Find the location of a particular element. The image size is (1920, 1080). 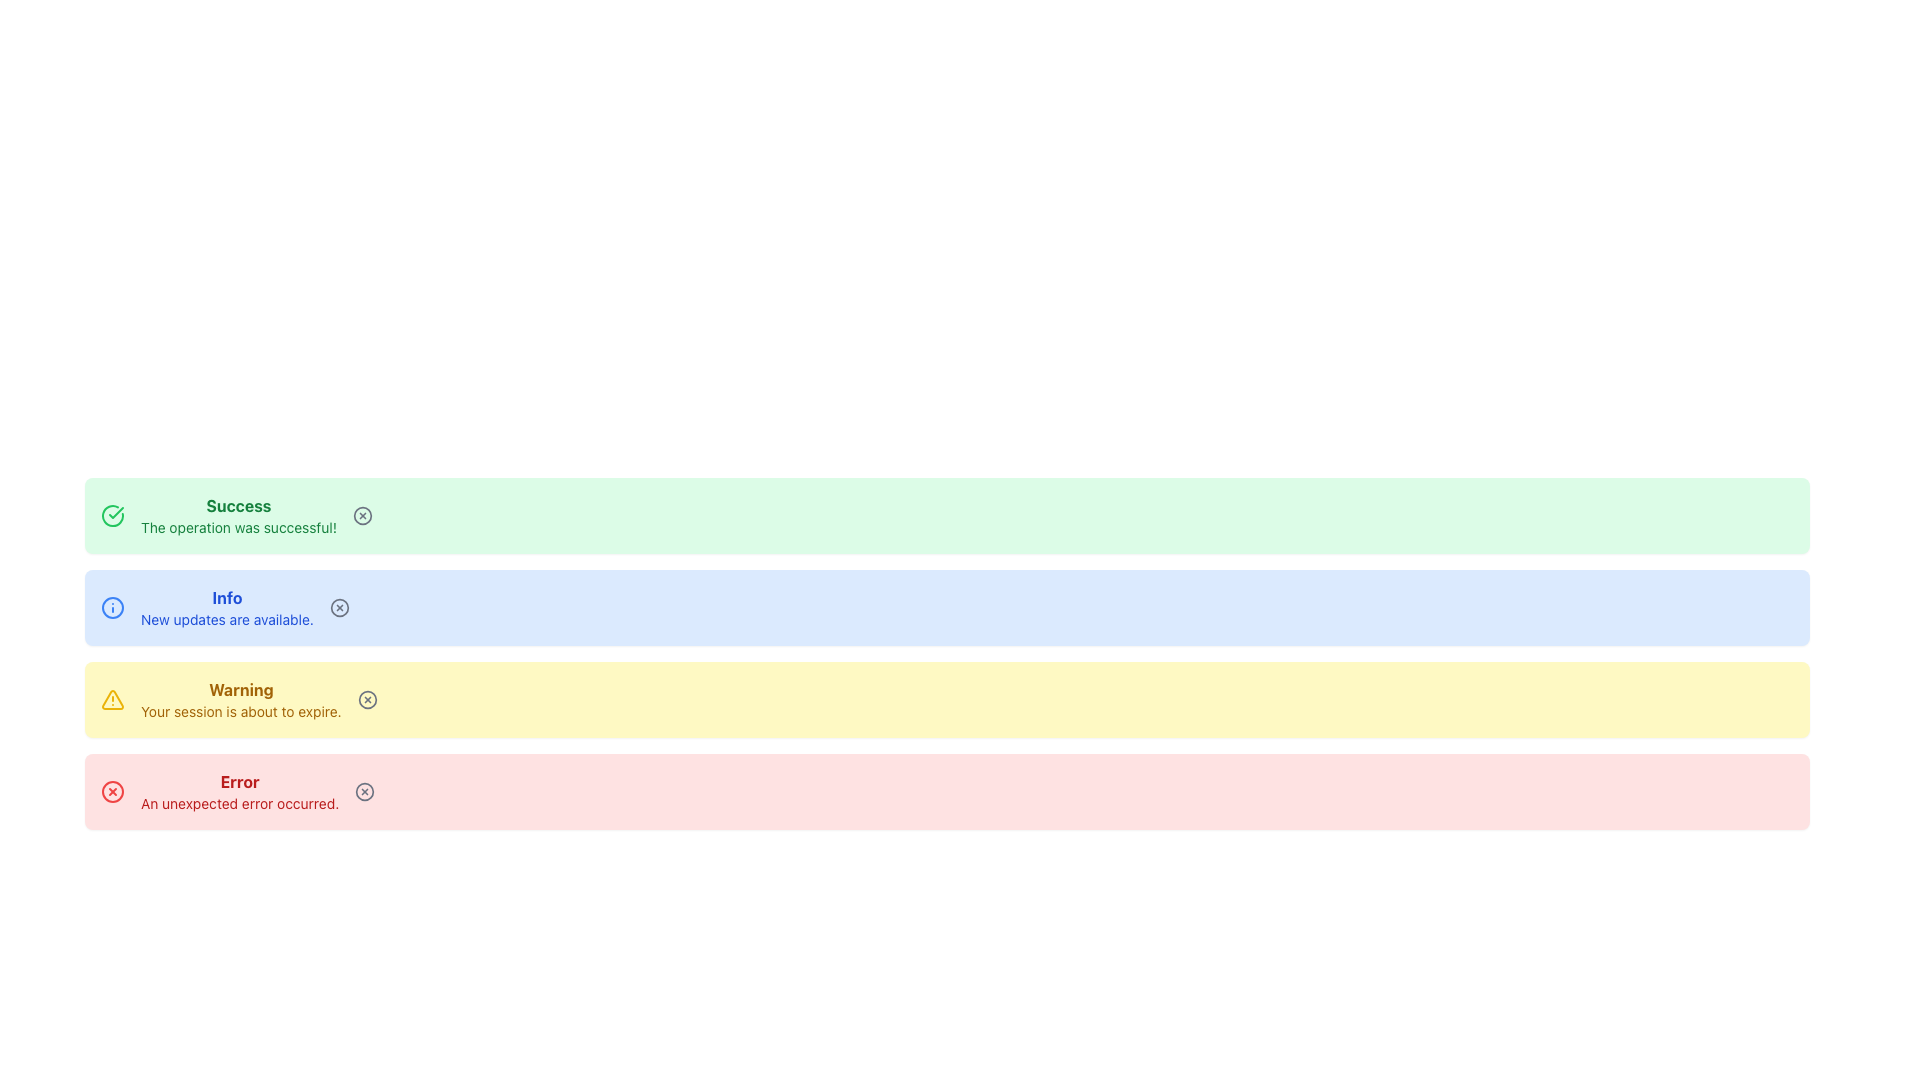

the text label that provides detailed feedback about the success of an operation, located below the 'Success' heading in the green notification box is located at coordinates (239, 527).